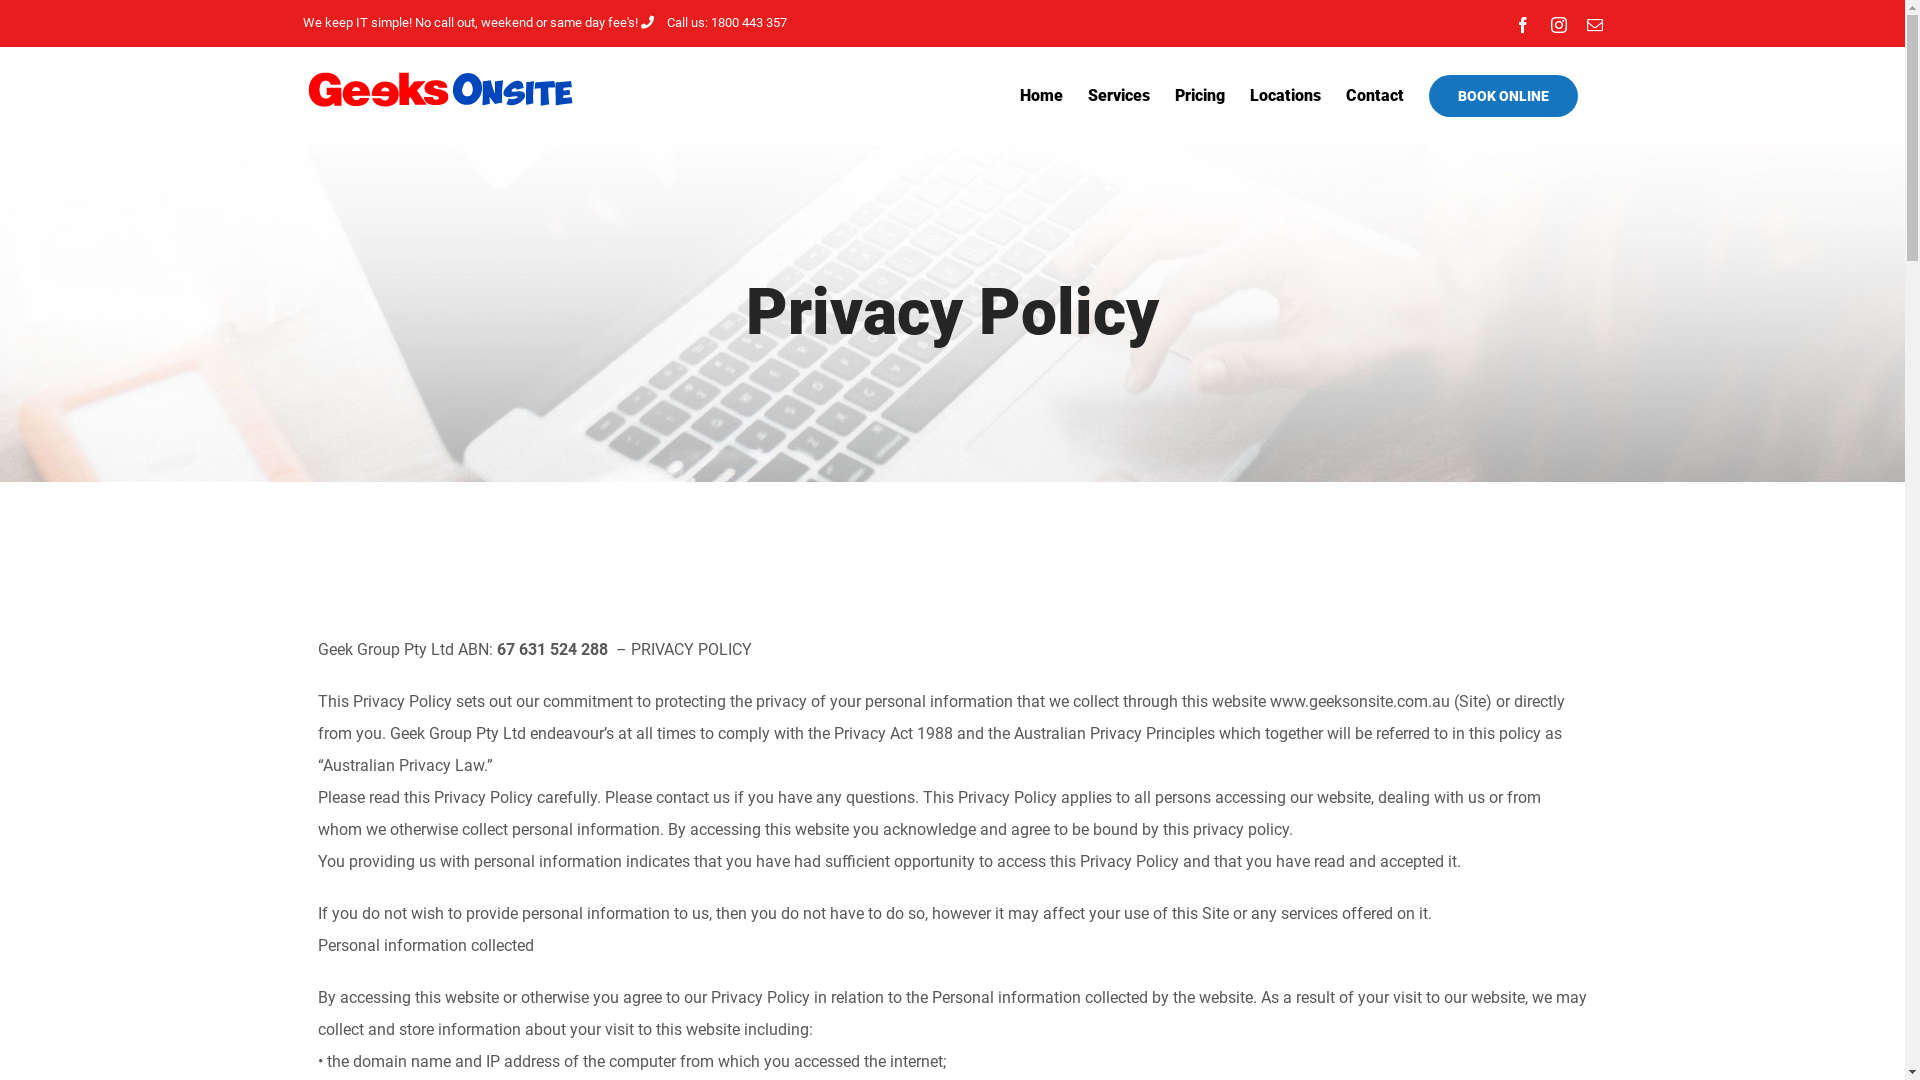  What do you see at coordinates (1549, 23) in the screenshot?
I see `'Instagram'` at bounding box center [1549, 23].